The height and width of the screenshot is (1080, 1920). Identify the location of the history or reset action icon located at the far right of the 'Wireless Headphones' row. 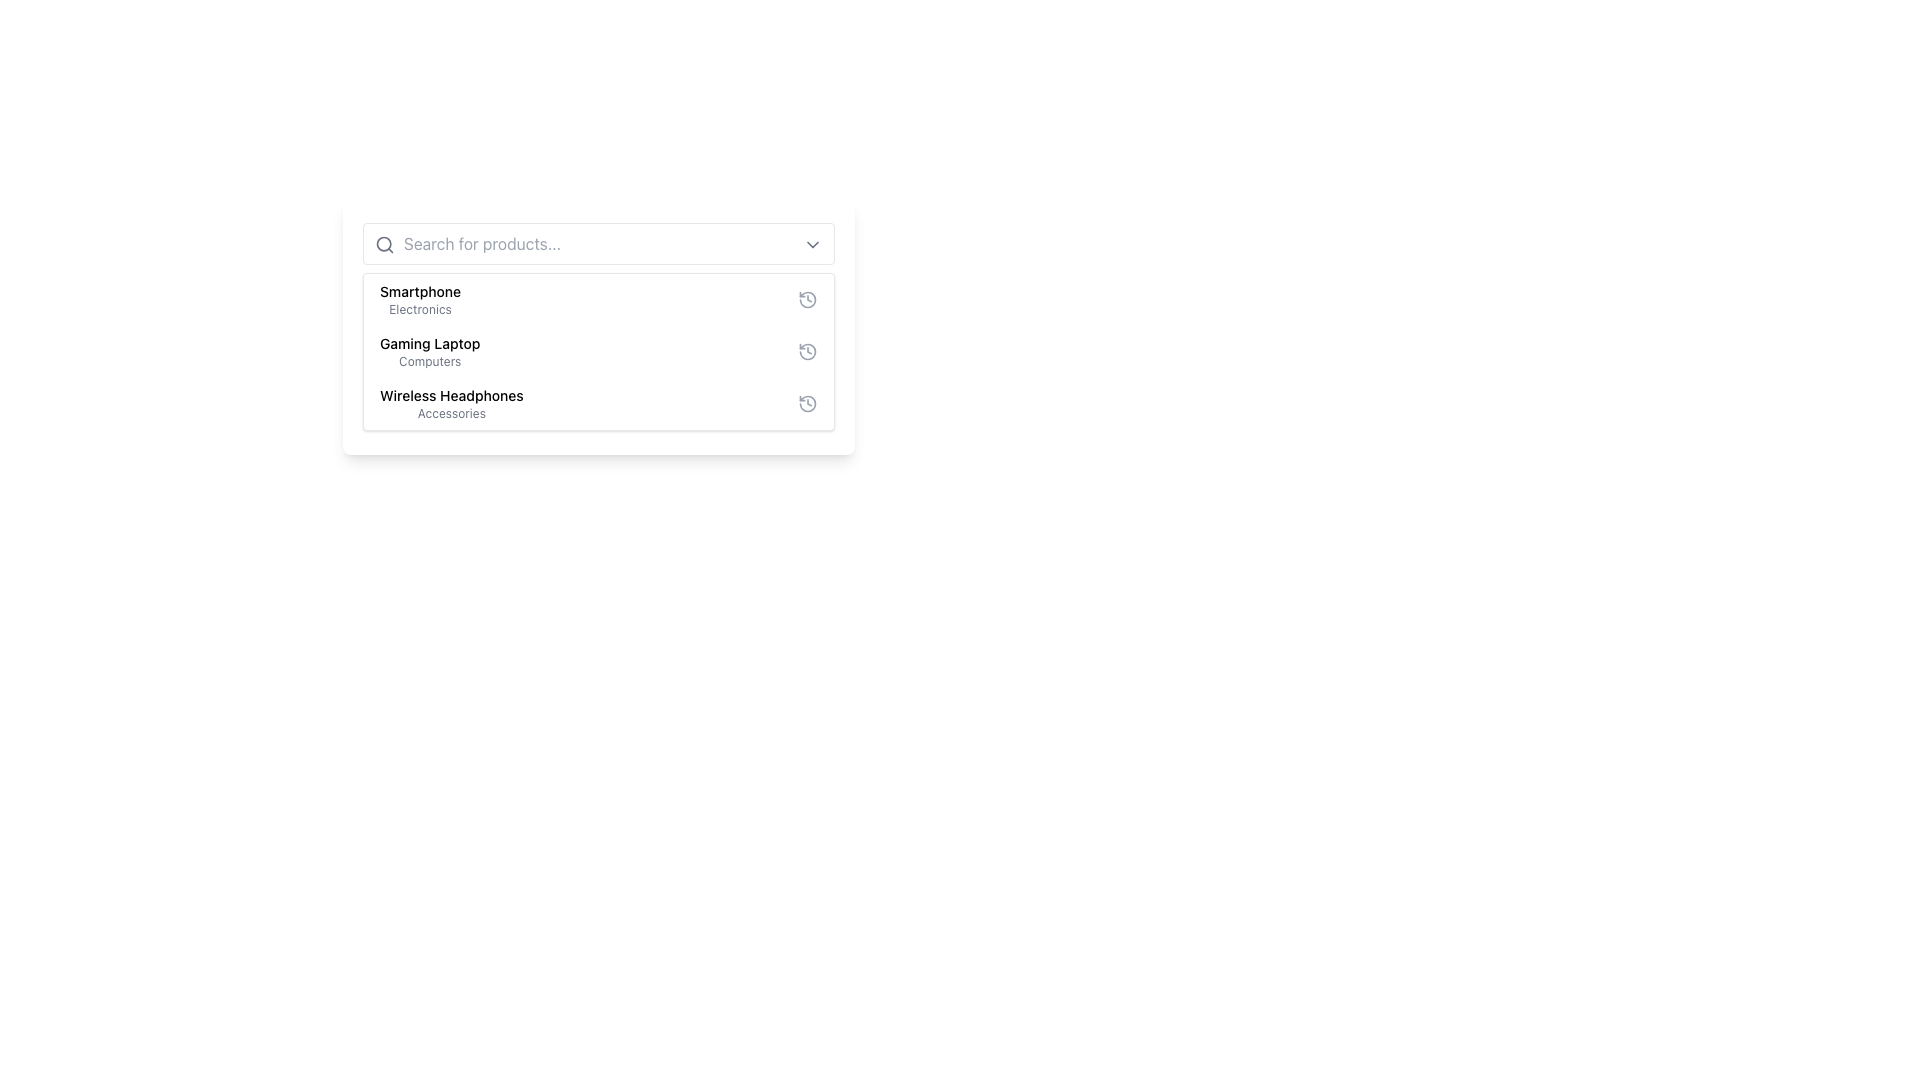
(807, 404).